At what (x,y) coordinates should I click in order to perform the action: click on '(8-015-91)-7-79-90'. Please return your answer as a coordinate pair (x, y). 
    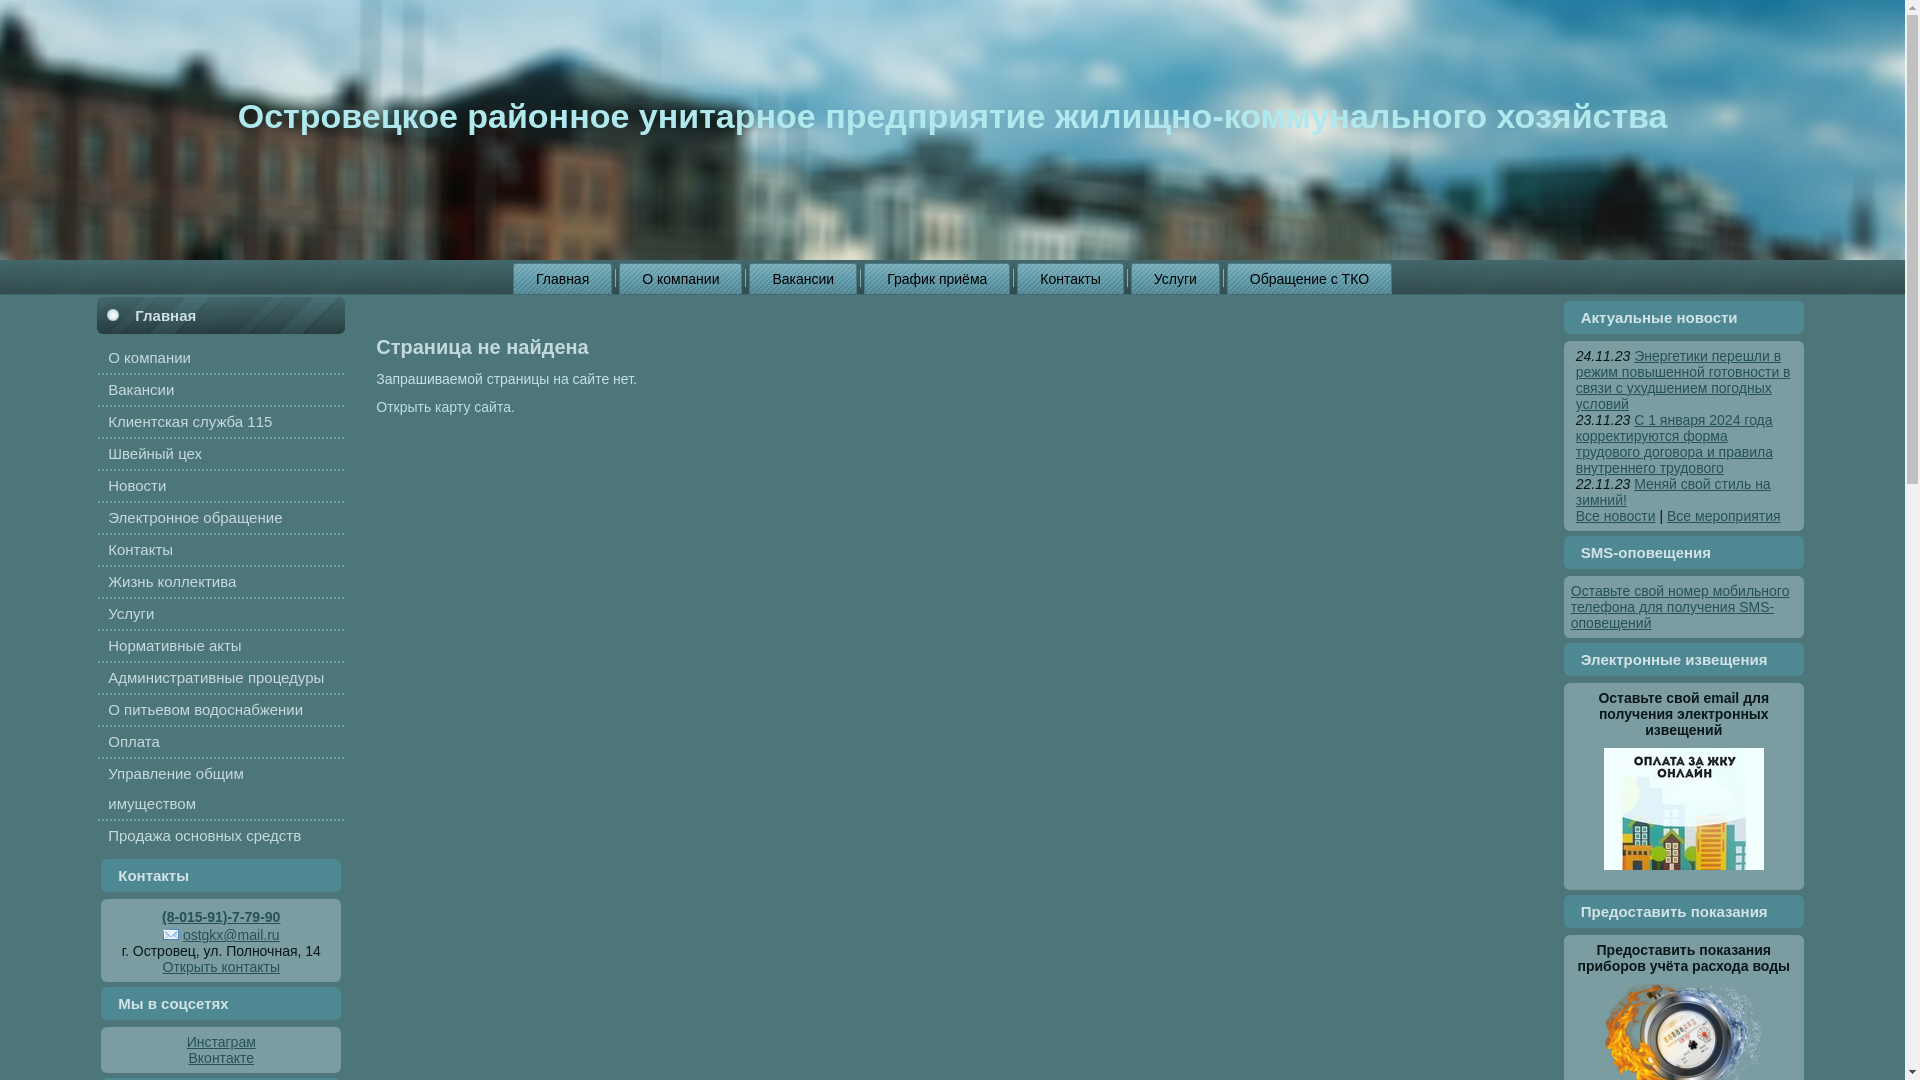
    Looking at the image, I should click on (220, 917).